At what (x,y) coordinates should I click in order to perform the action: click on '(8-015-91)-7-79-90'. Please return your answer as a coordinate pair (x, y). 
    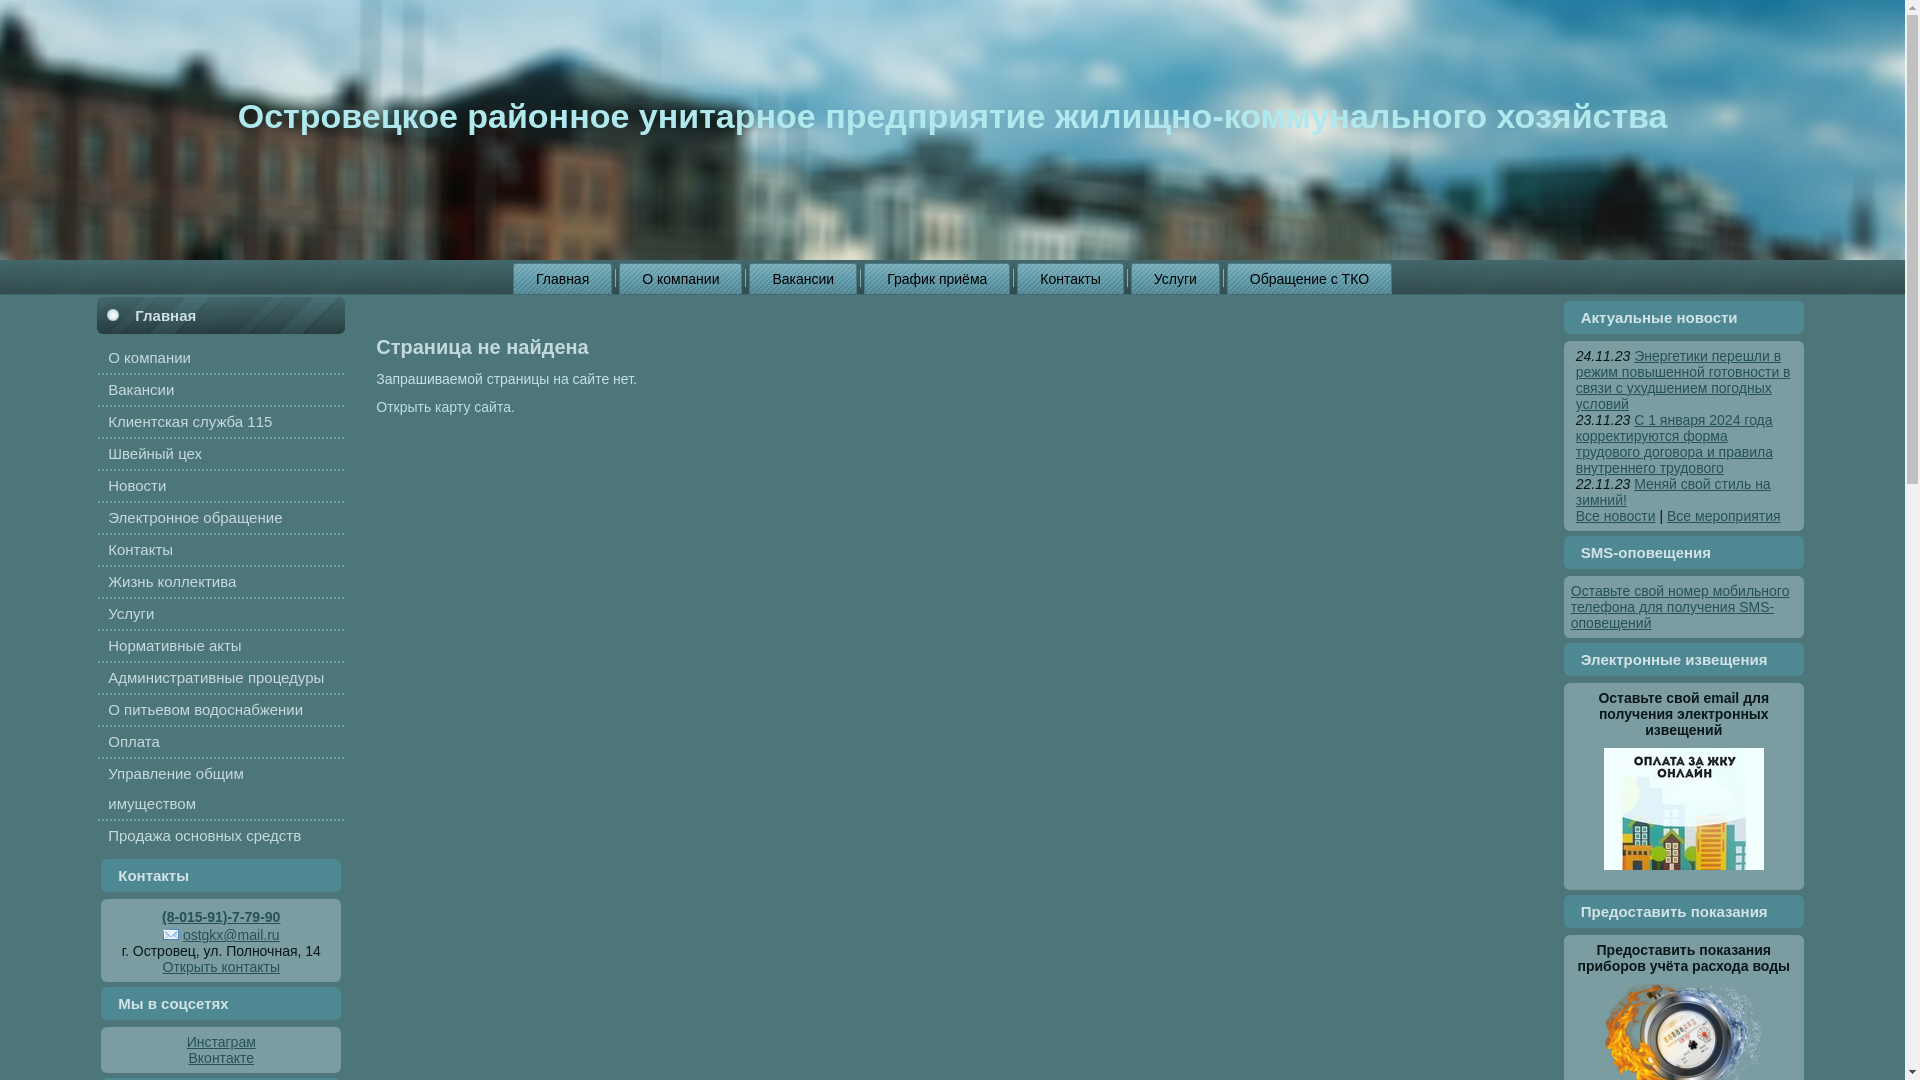
    Looking at the image, I should click on (220, 917).